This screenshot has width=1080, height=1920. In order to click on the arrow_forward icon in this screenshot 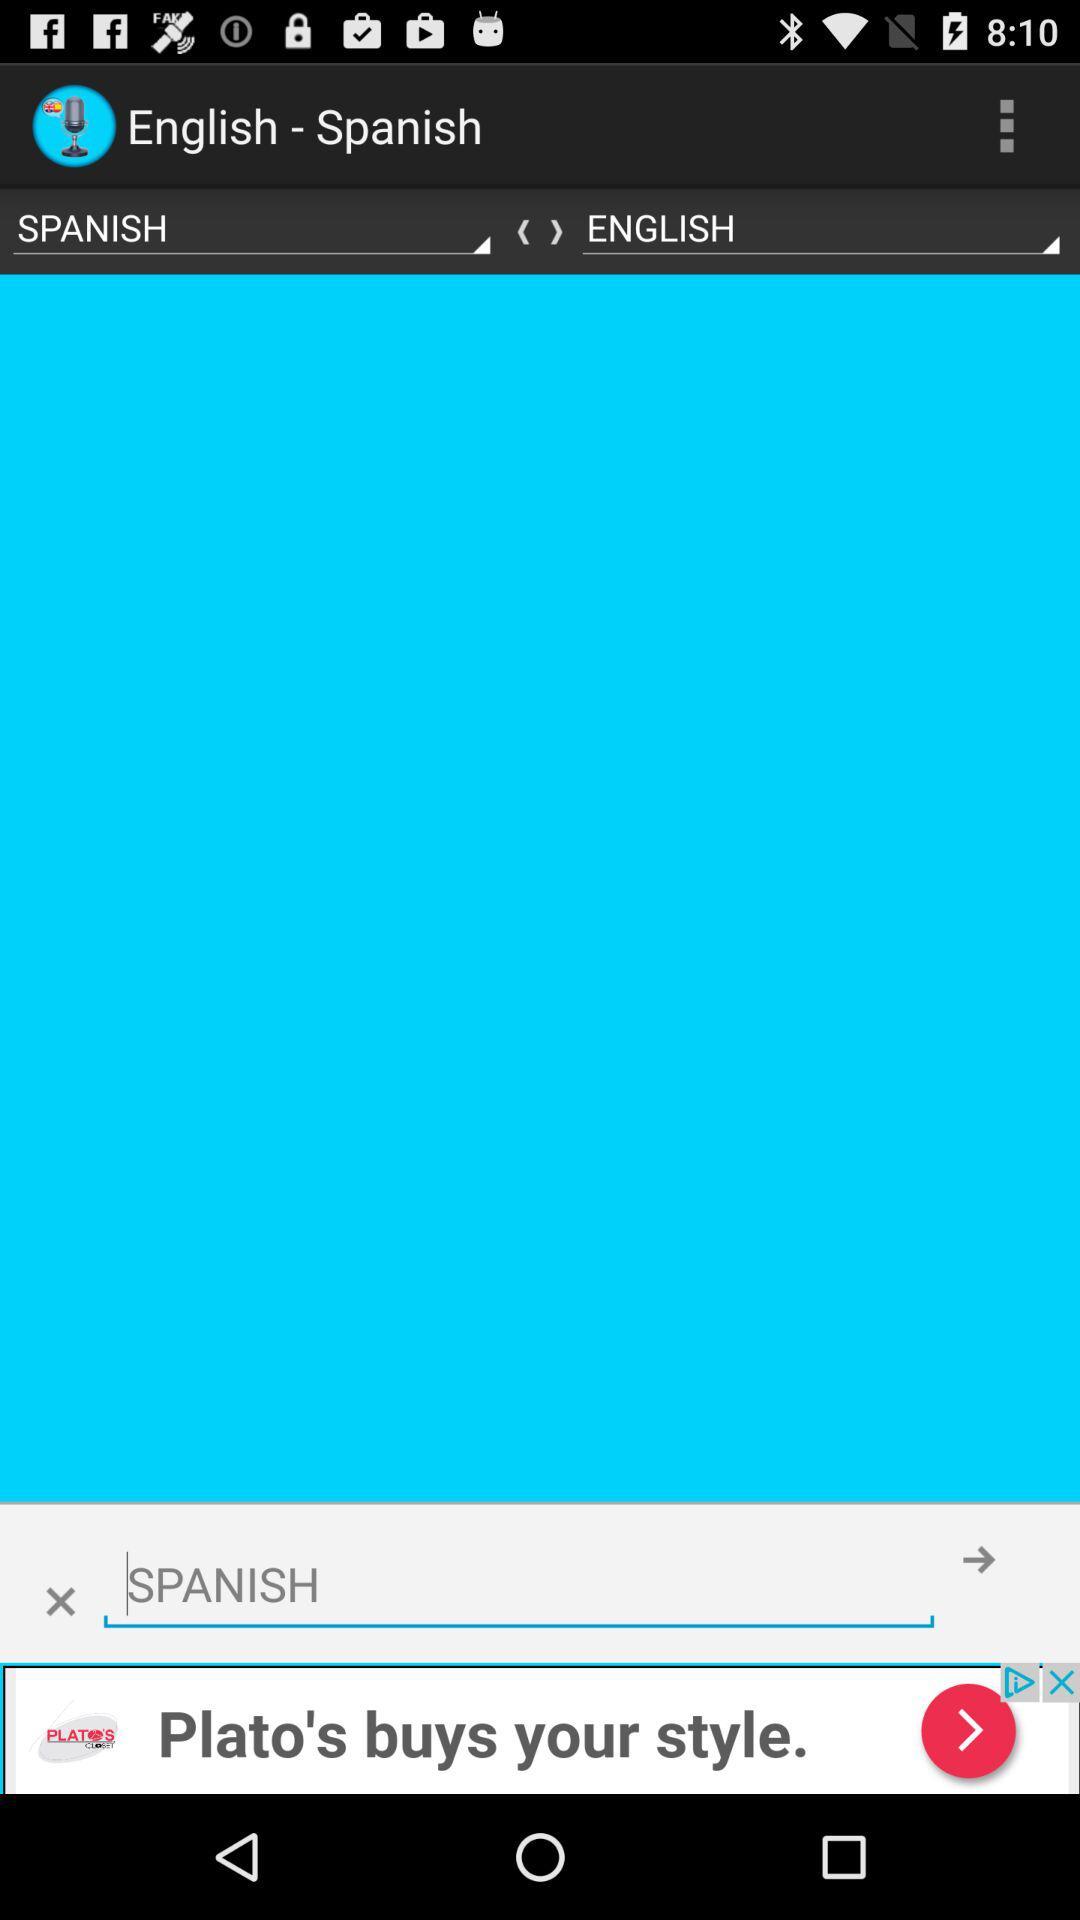, I will do `click(978, 1669)`.